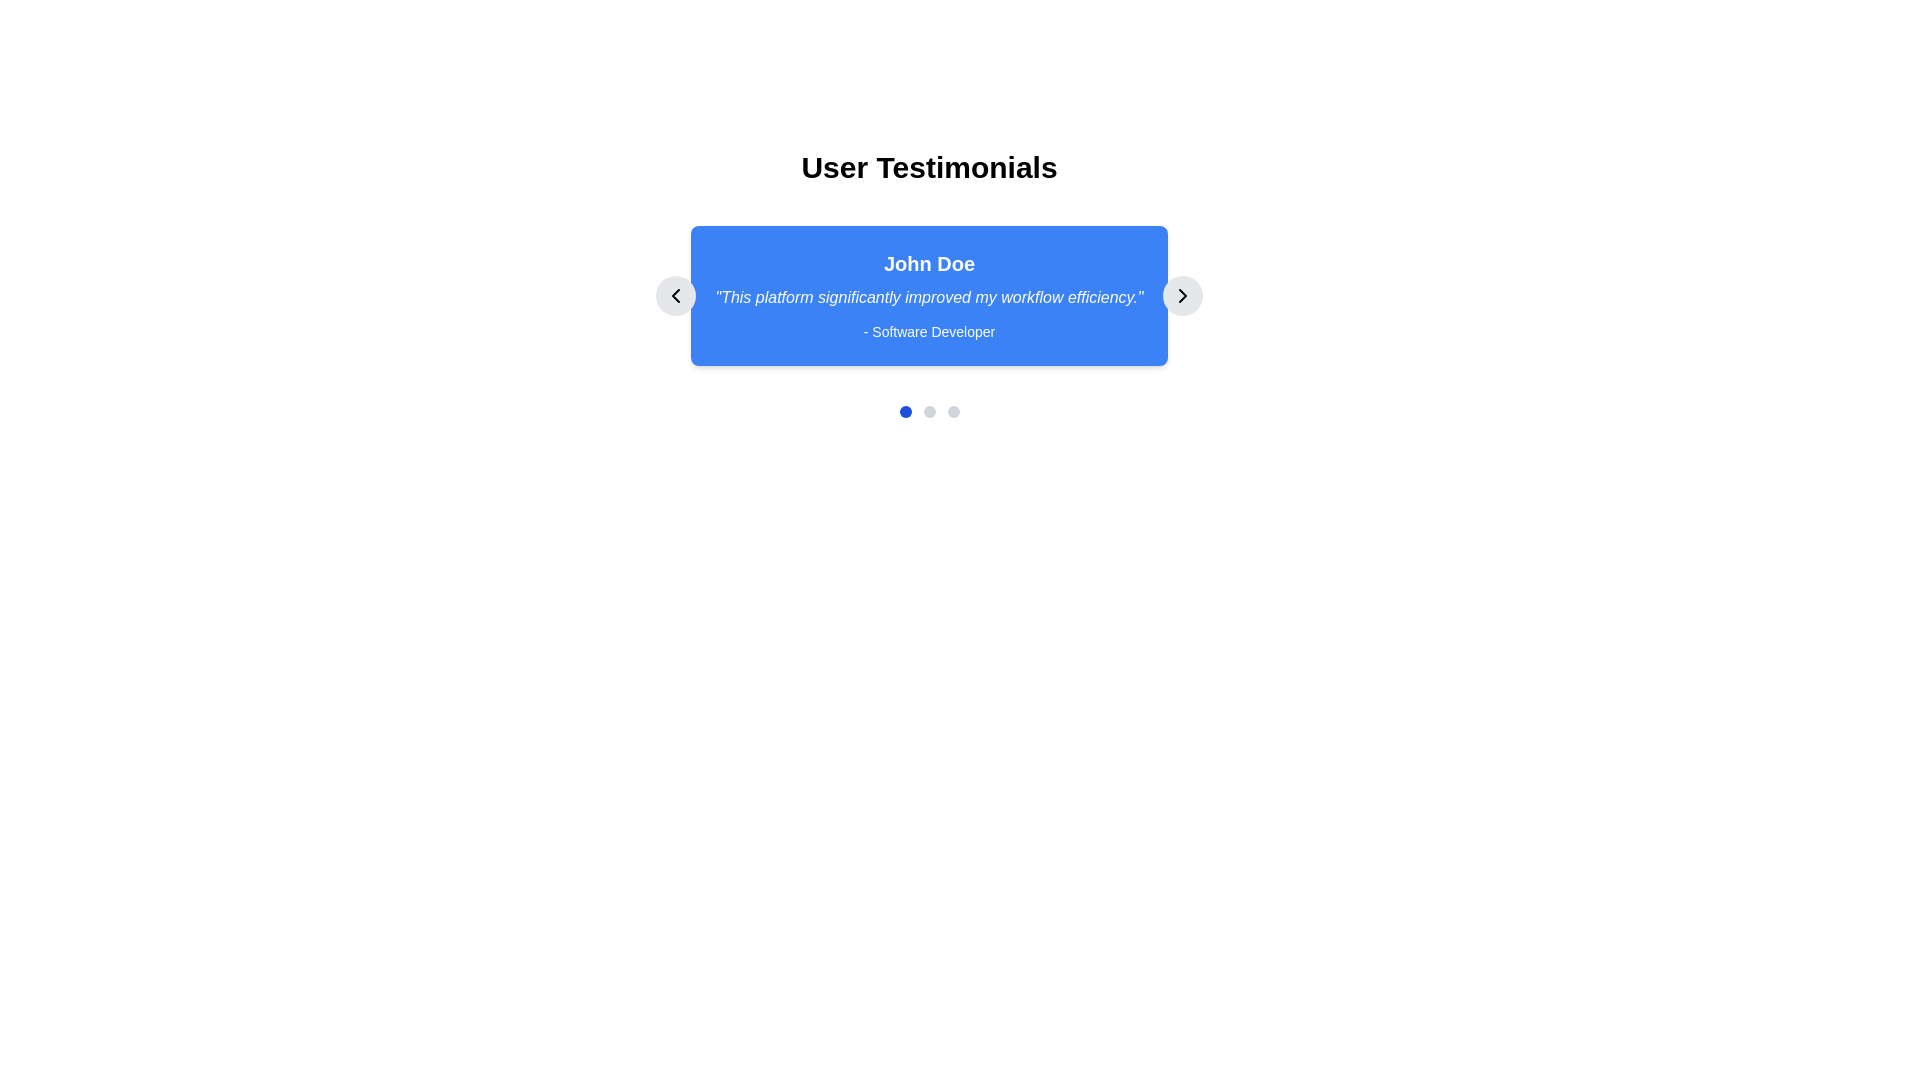 The height and width of the screenshot is (1080, 1920). What do you see at coordinates (928, 167) in the screenshot?
I see `the bold and large header text that says 'User Testimonials', which is centered at the top of the interface` at bounding box center [928, 167].